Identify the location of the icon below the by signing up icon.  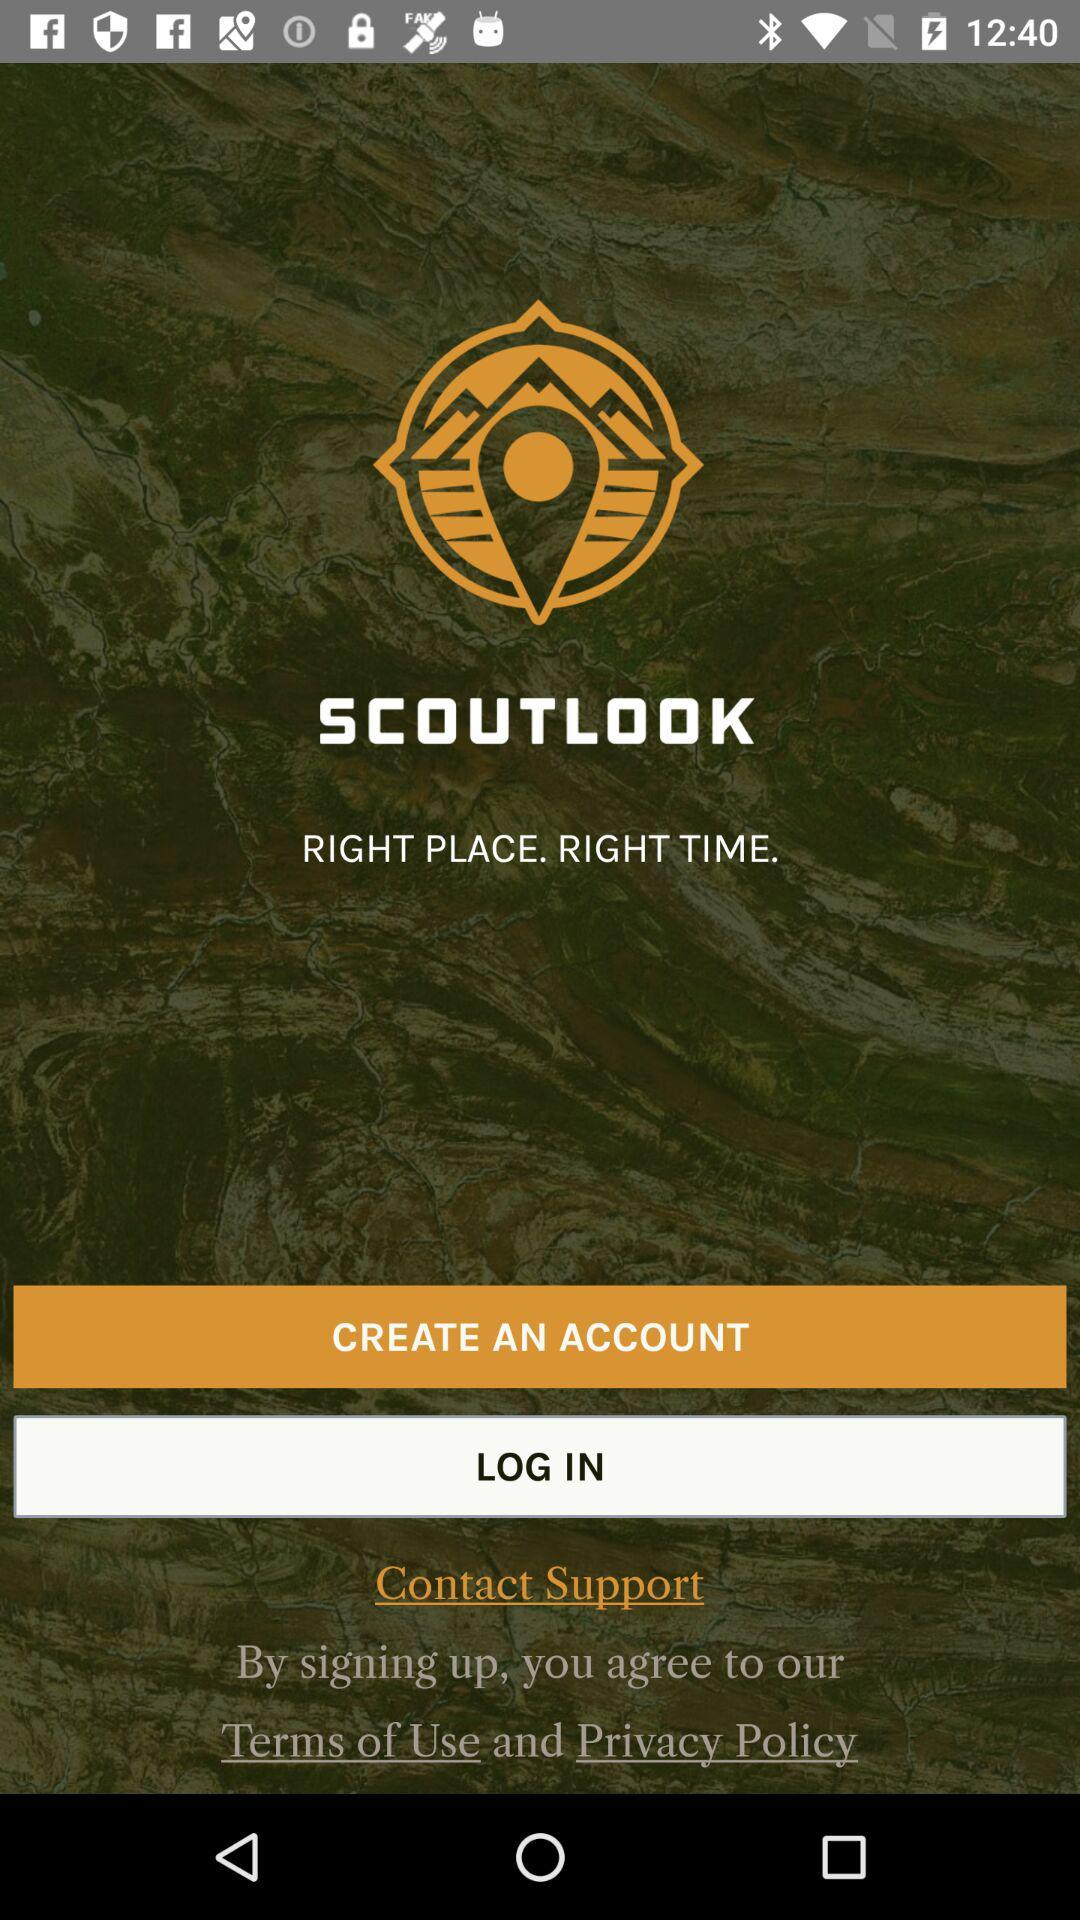
(350, 1740).